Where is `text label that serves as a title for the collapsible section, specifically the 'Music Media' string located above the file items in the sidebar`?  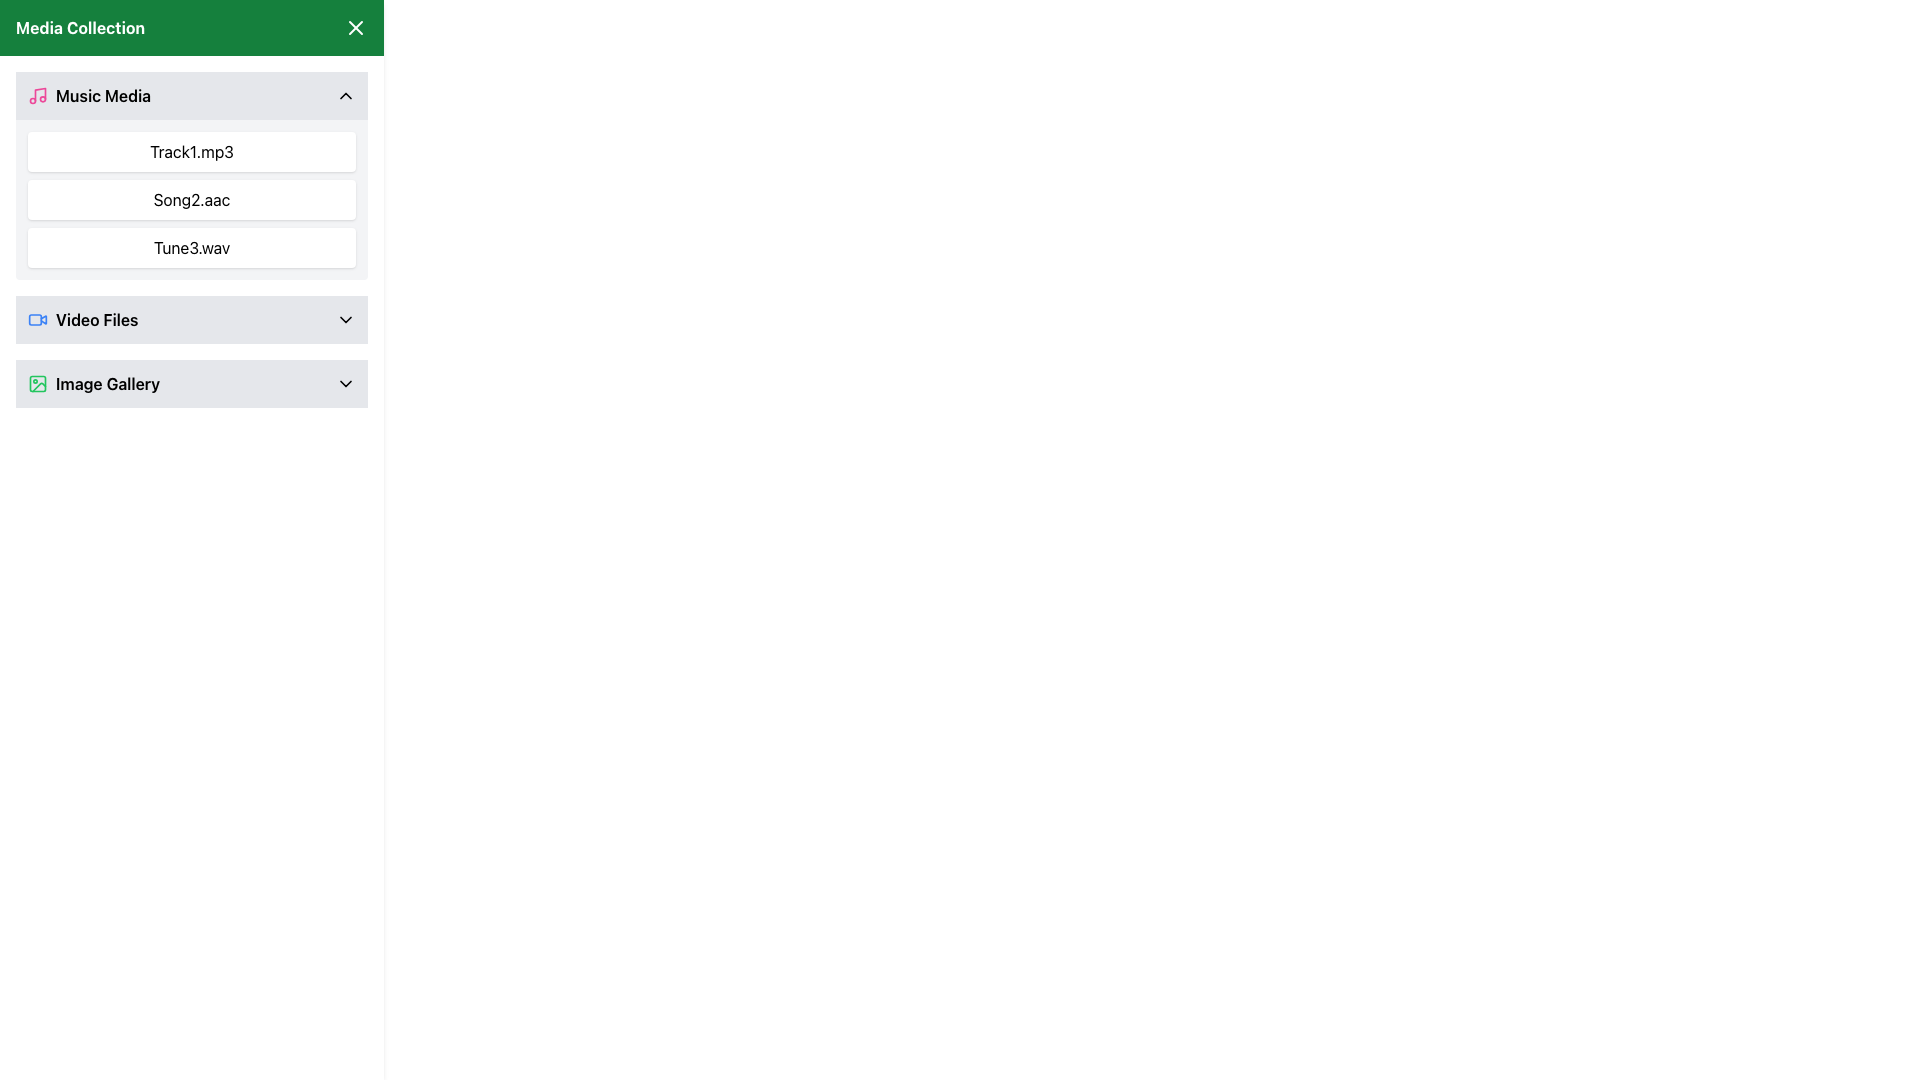
text label that serves as a title for the collapsible section, specifically the 'Music Media' string located above the file items in the sidebar is located at coordinates (102, 96).